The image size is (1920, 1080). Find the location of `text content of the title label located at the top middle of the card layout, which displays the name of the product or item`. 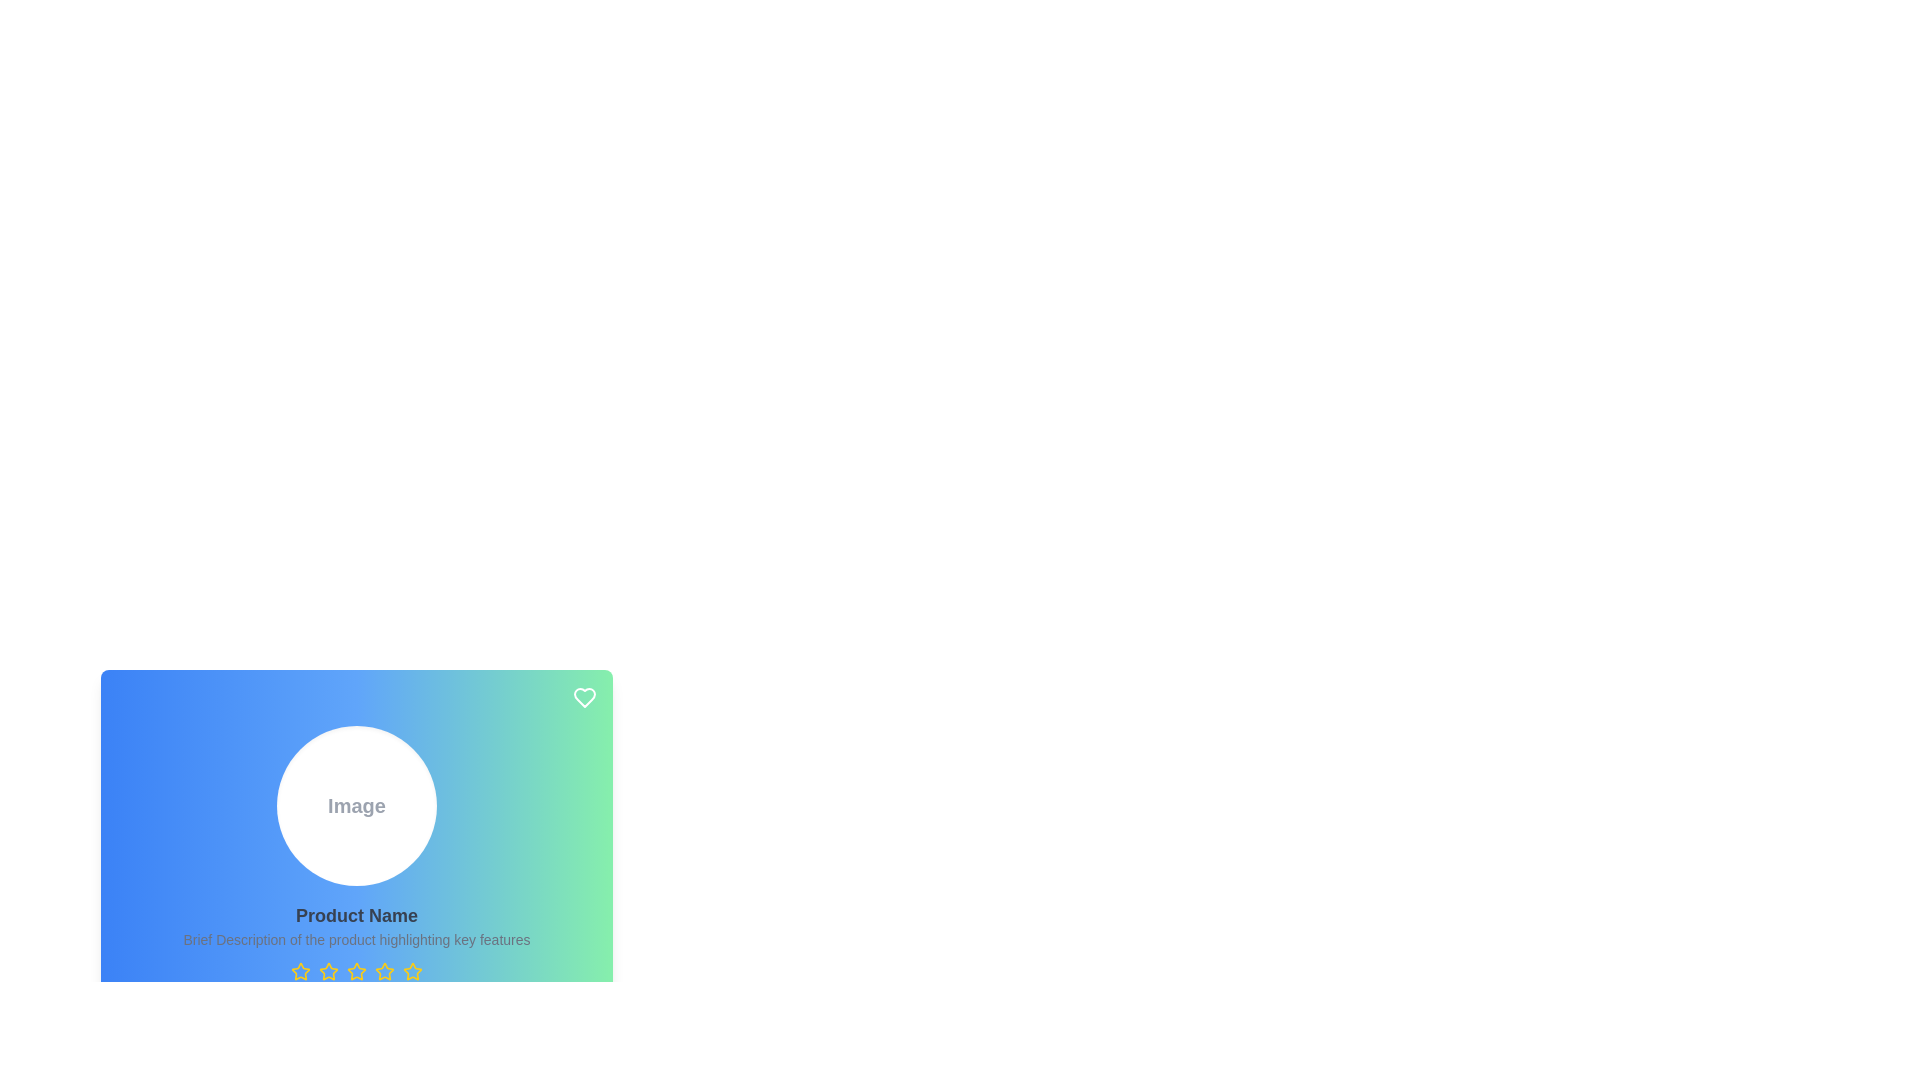

text content of the title label located at the top middle of the card layout, which displays the name of the product or item is located at coordinates (356, 915).